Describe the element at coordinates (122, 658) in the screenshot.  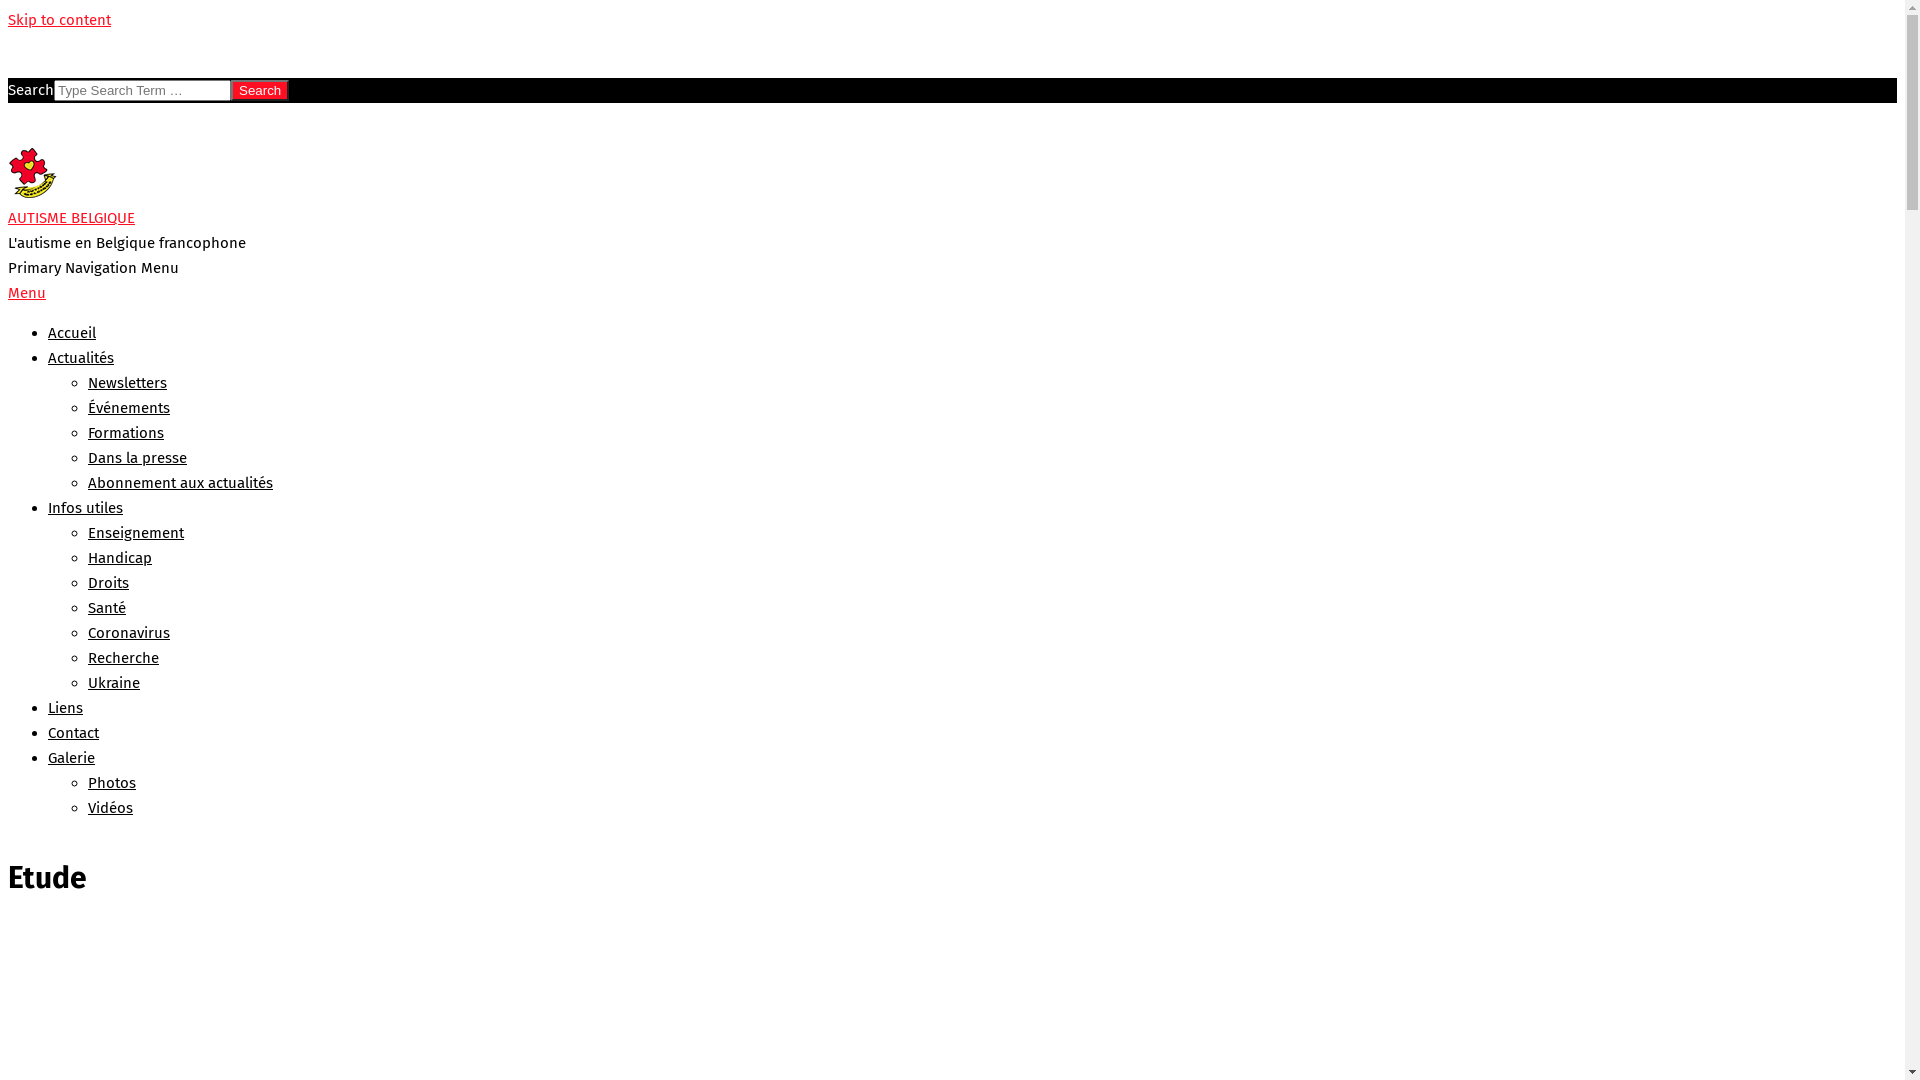
I see `'Recherche'` at that location.